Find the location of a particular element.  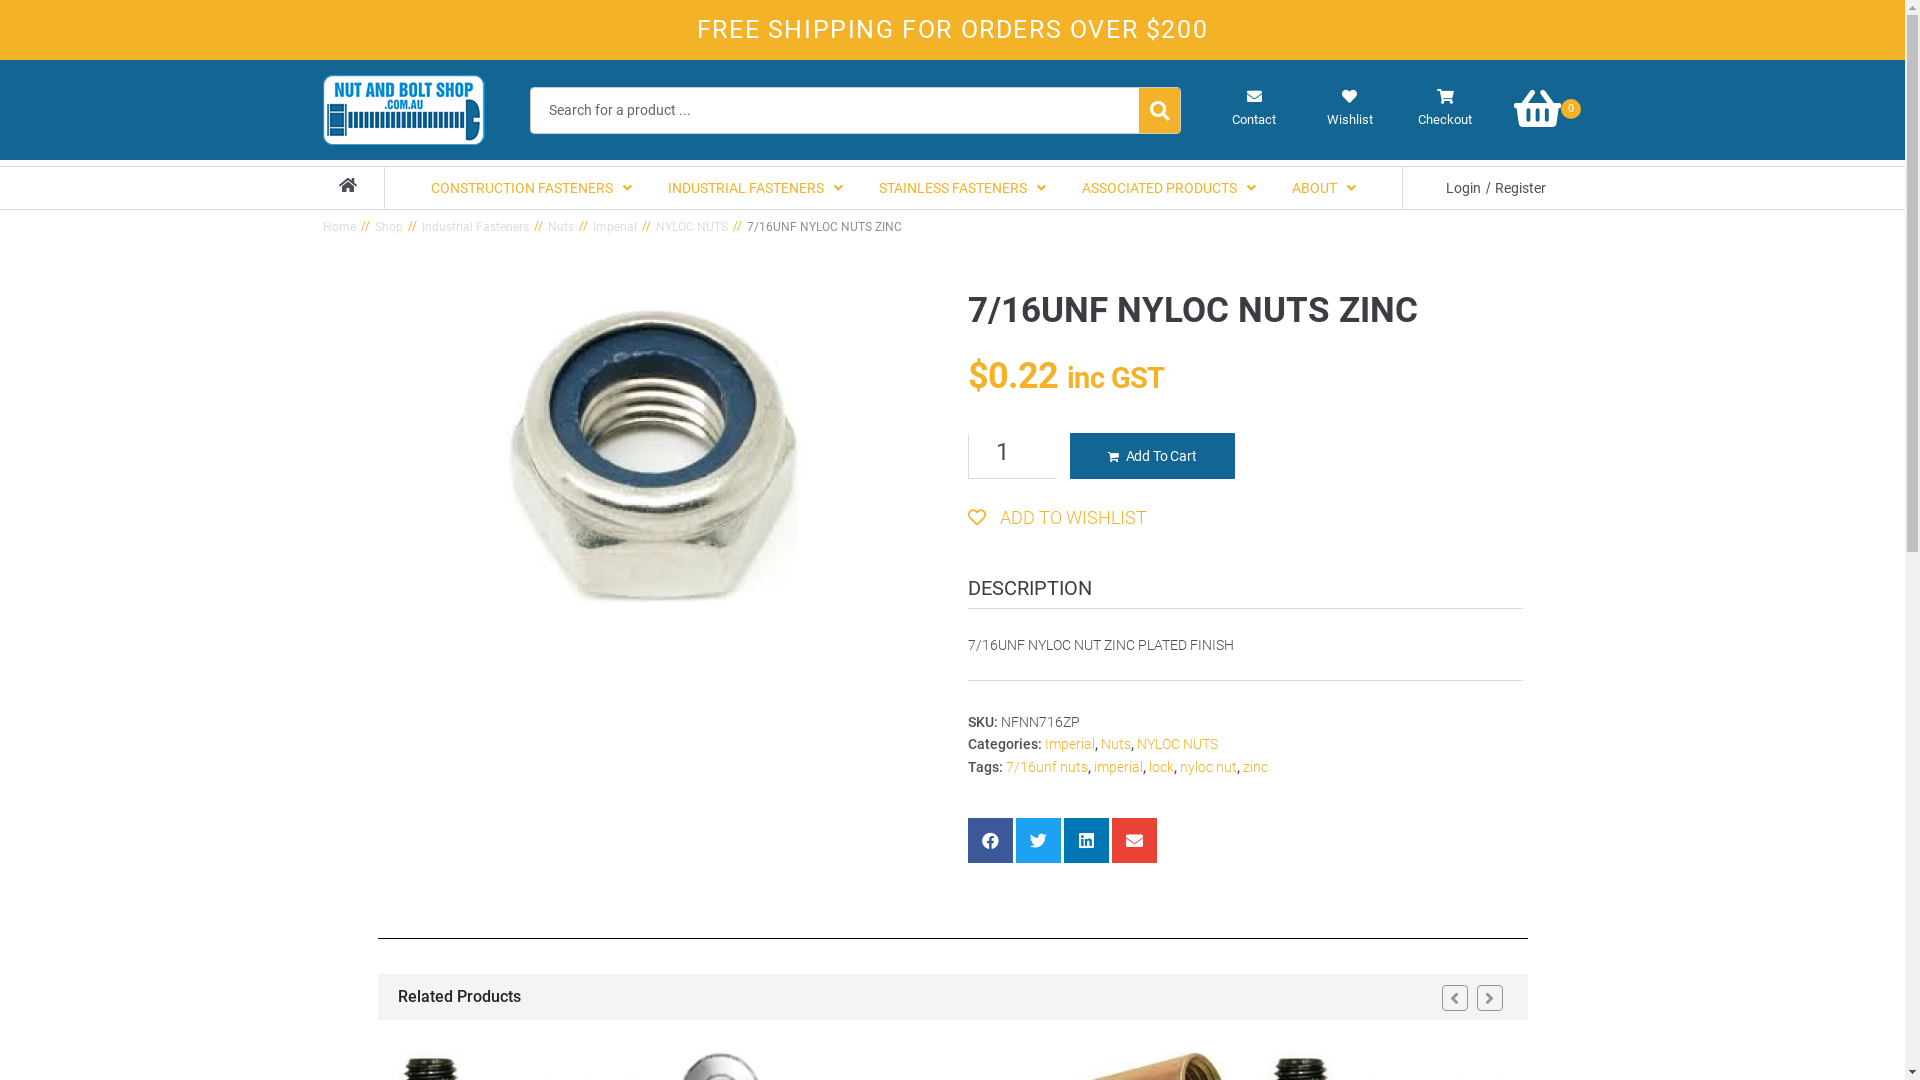

'ABOUT' is located at coordinates (1324, 188).